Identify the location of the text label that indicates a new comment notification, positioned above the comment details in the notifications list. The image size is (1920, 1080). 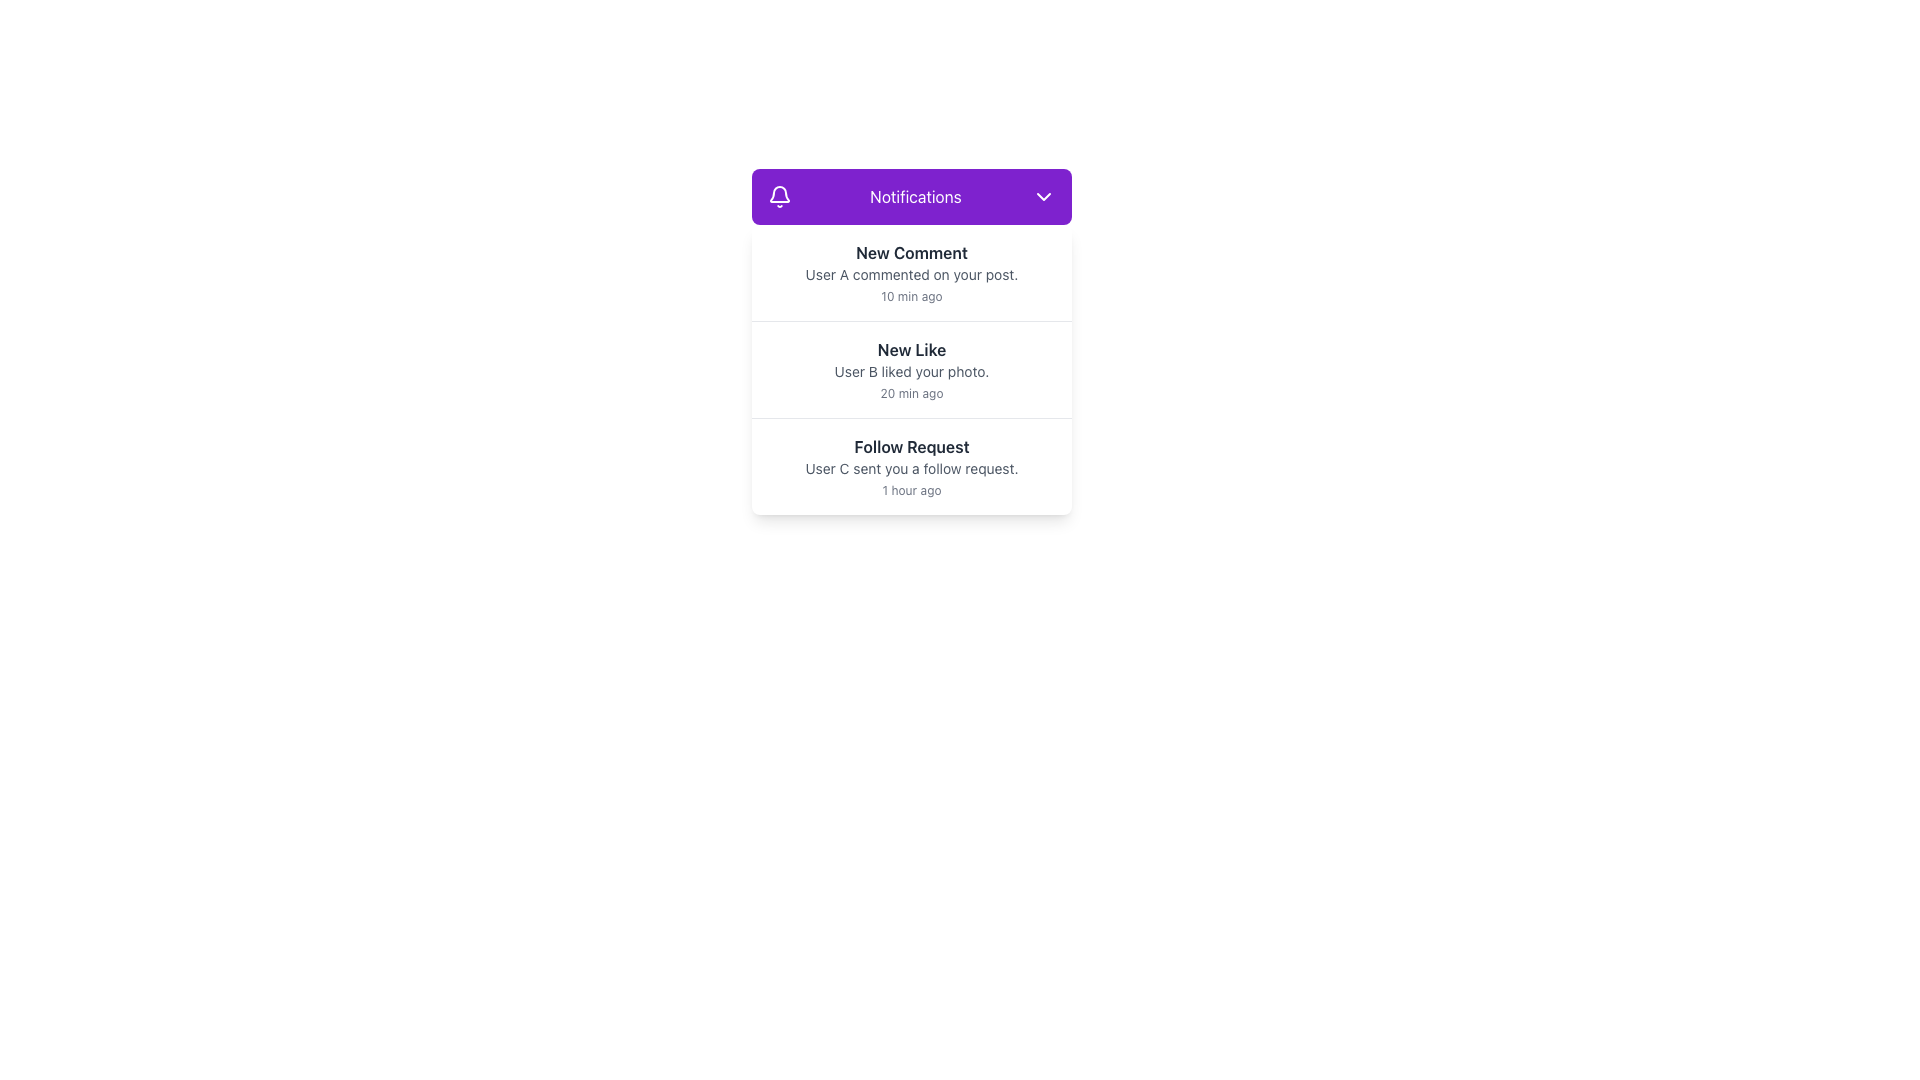
(911, 252).